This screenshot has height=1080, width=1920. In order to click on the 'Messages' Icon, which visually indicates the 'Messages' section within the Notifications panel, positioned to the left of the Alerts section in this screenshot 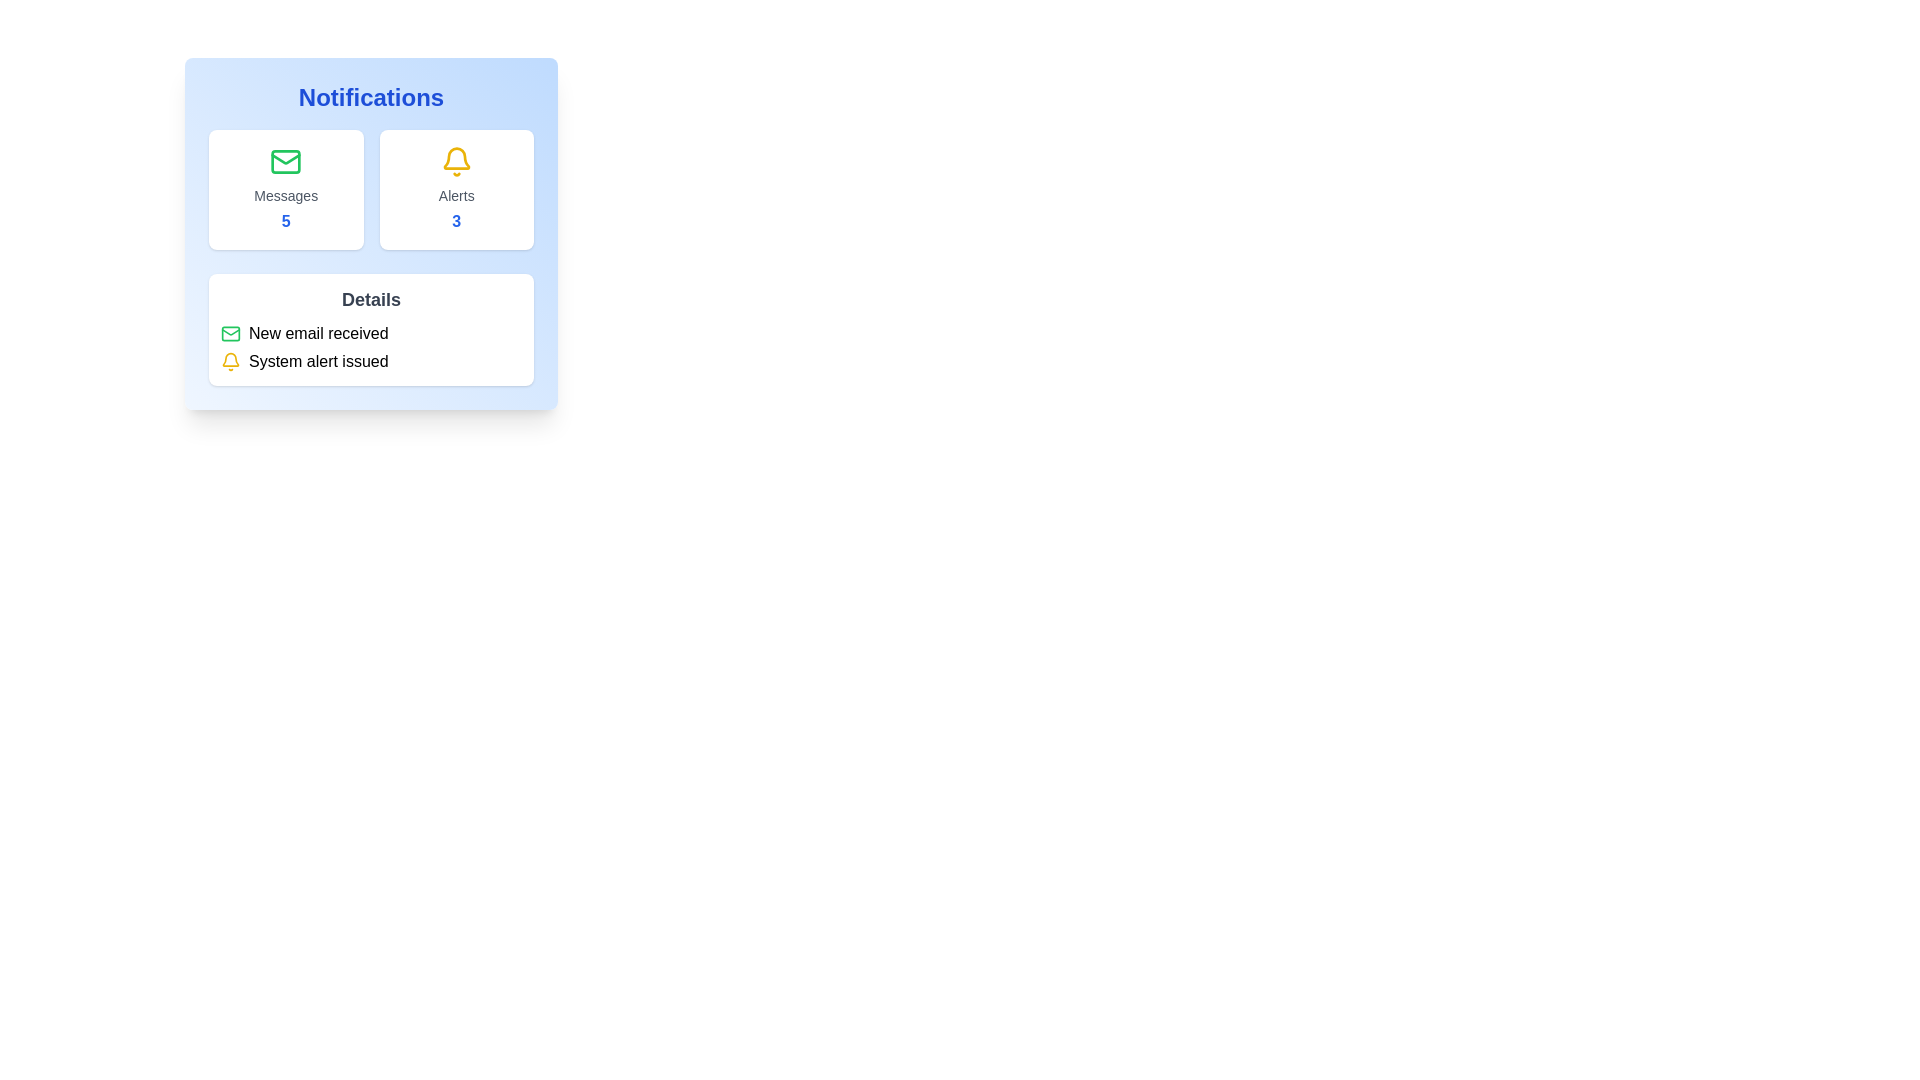, I will do `click(285, 158)`.